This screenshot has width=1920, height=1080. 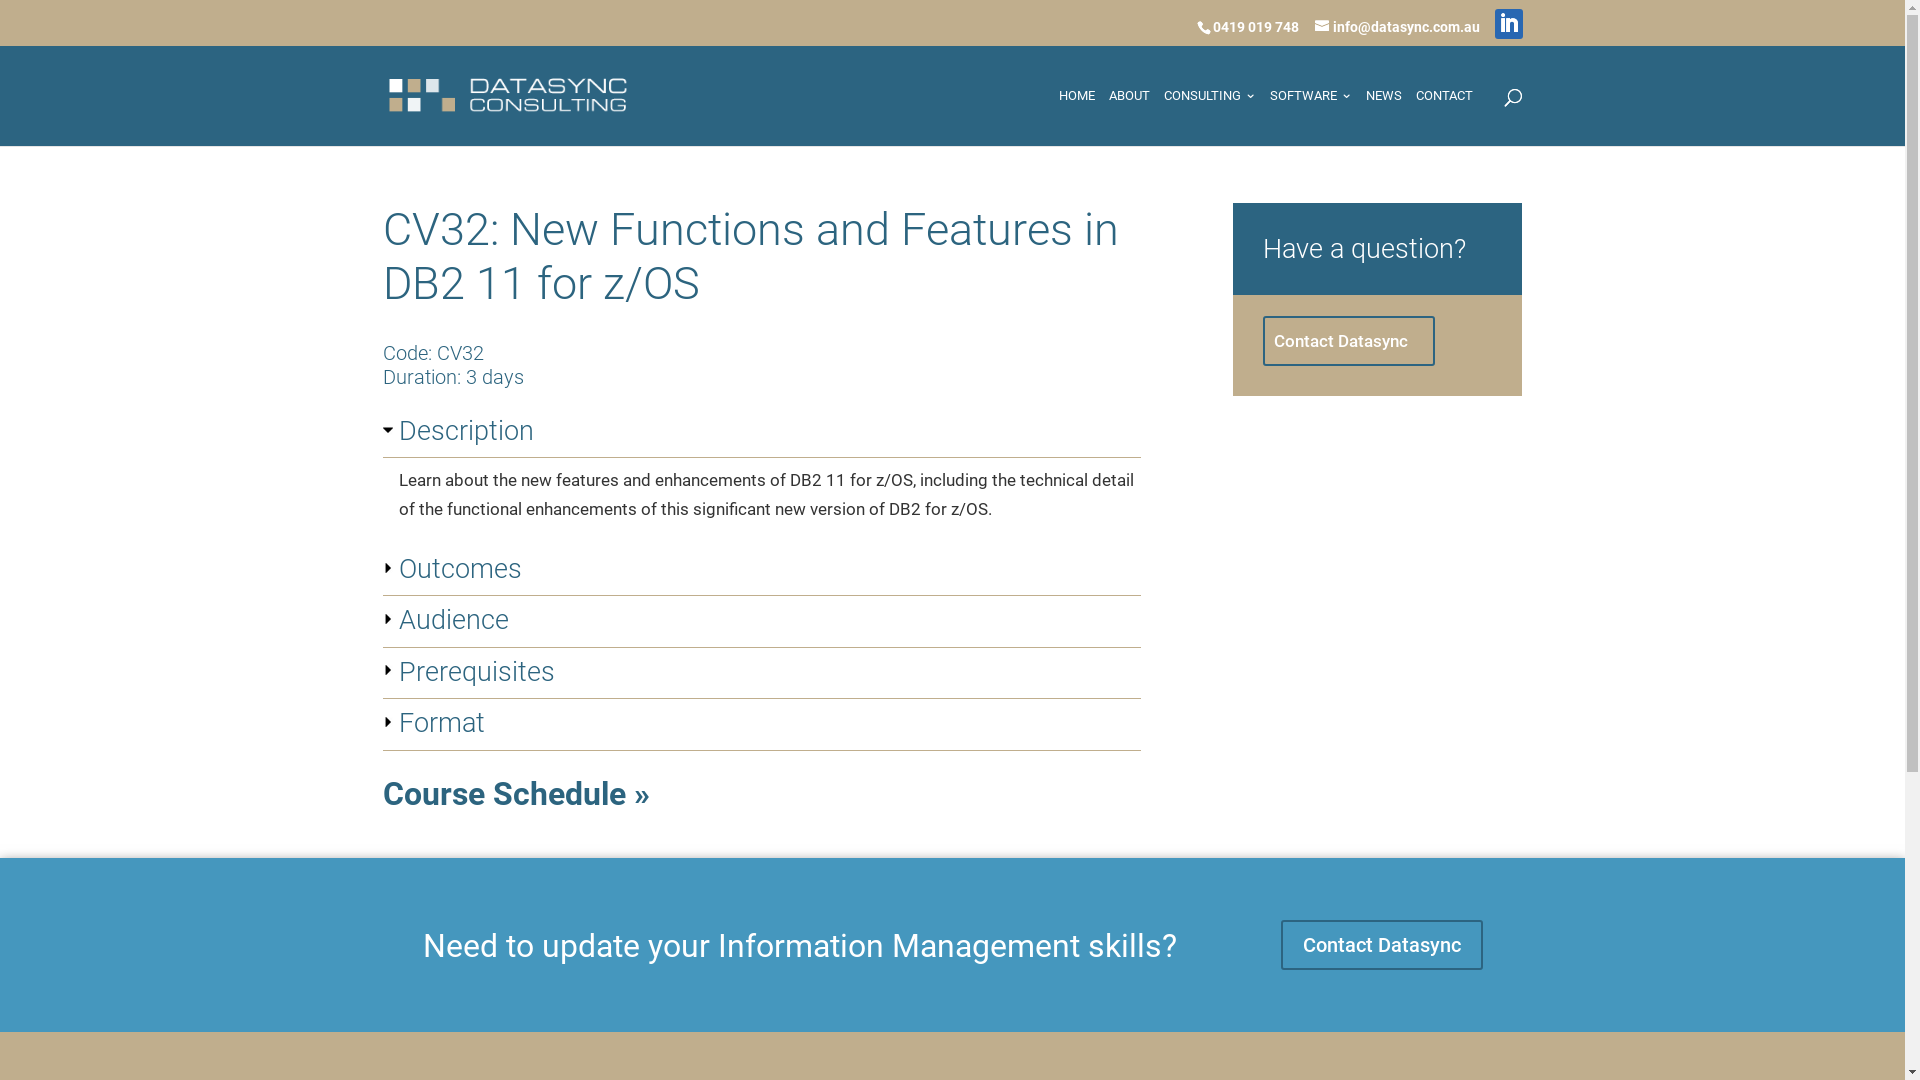 I want to click on '0419 019 748', so click(x=1253, y=26).